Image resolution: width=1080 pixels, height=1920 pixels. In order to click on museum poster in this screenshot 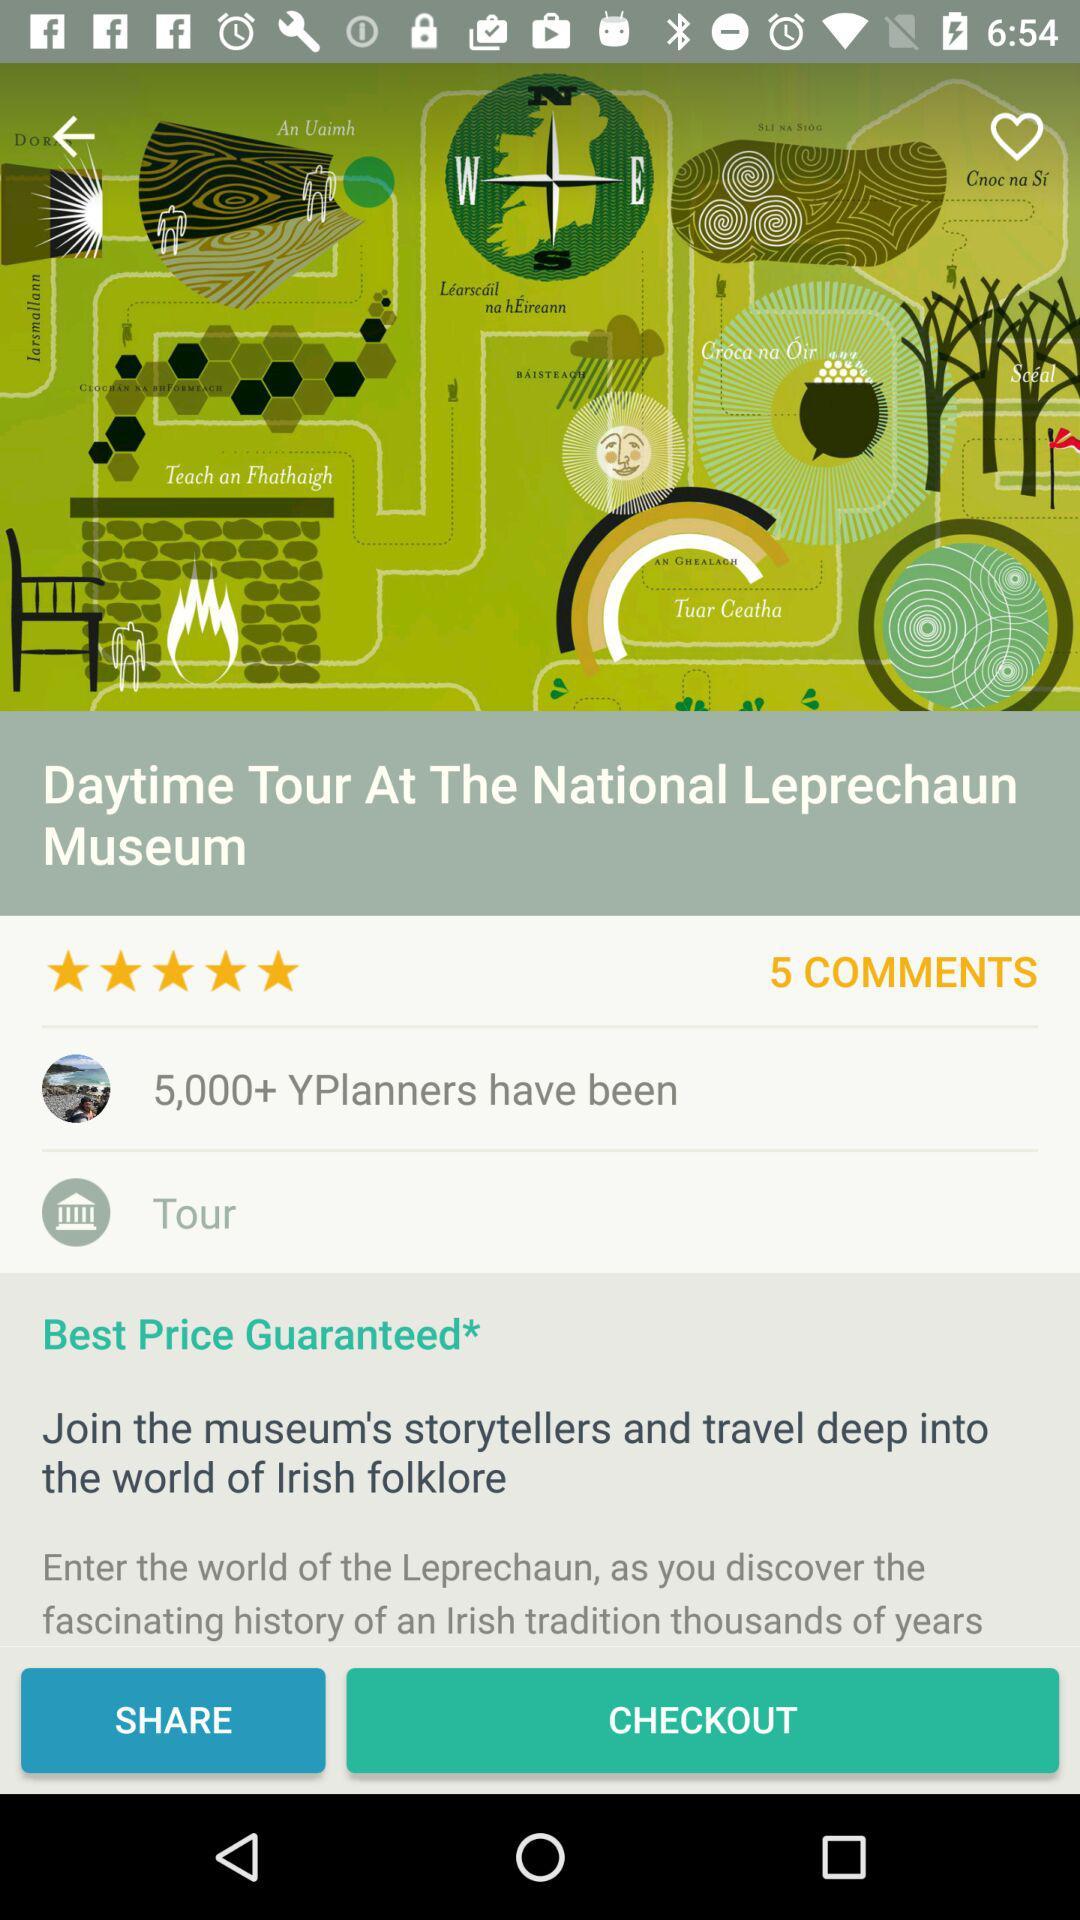, I will do `click(540, 387)`.